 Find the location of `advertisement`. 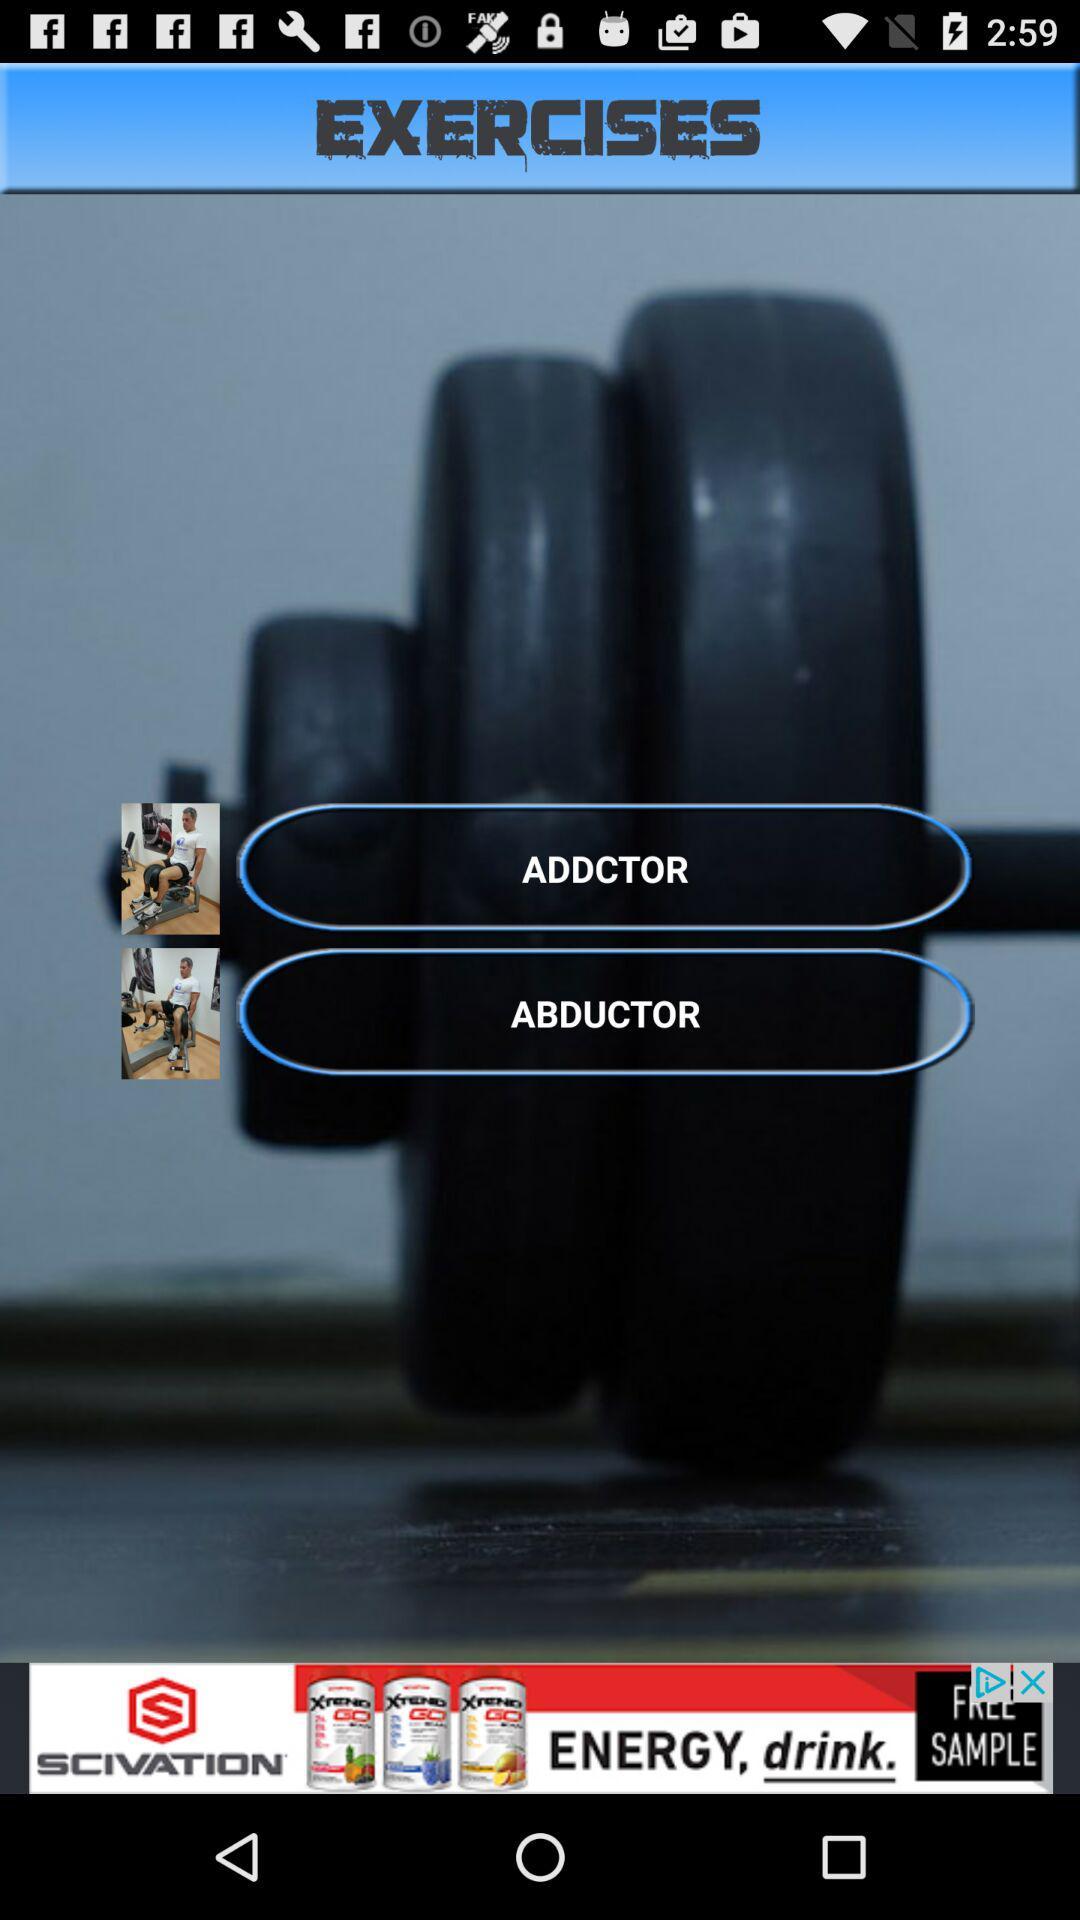

advertisement is located at coordinates (540, 1727).